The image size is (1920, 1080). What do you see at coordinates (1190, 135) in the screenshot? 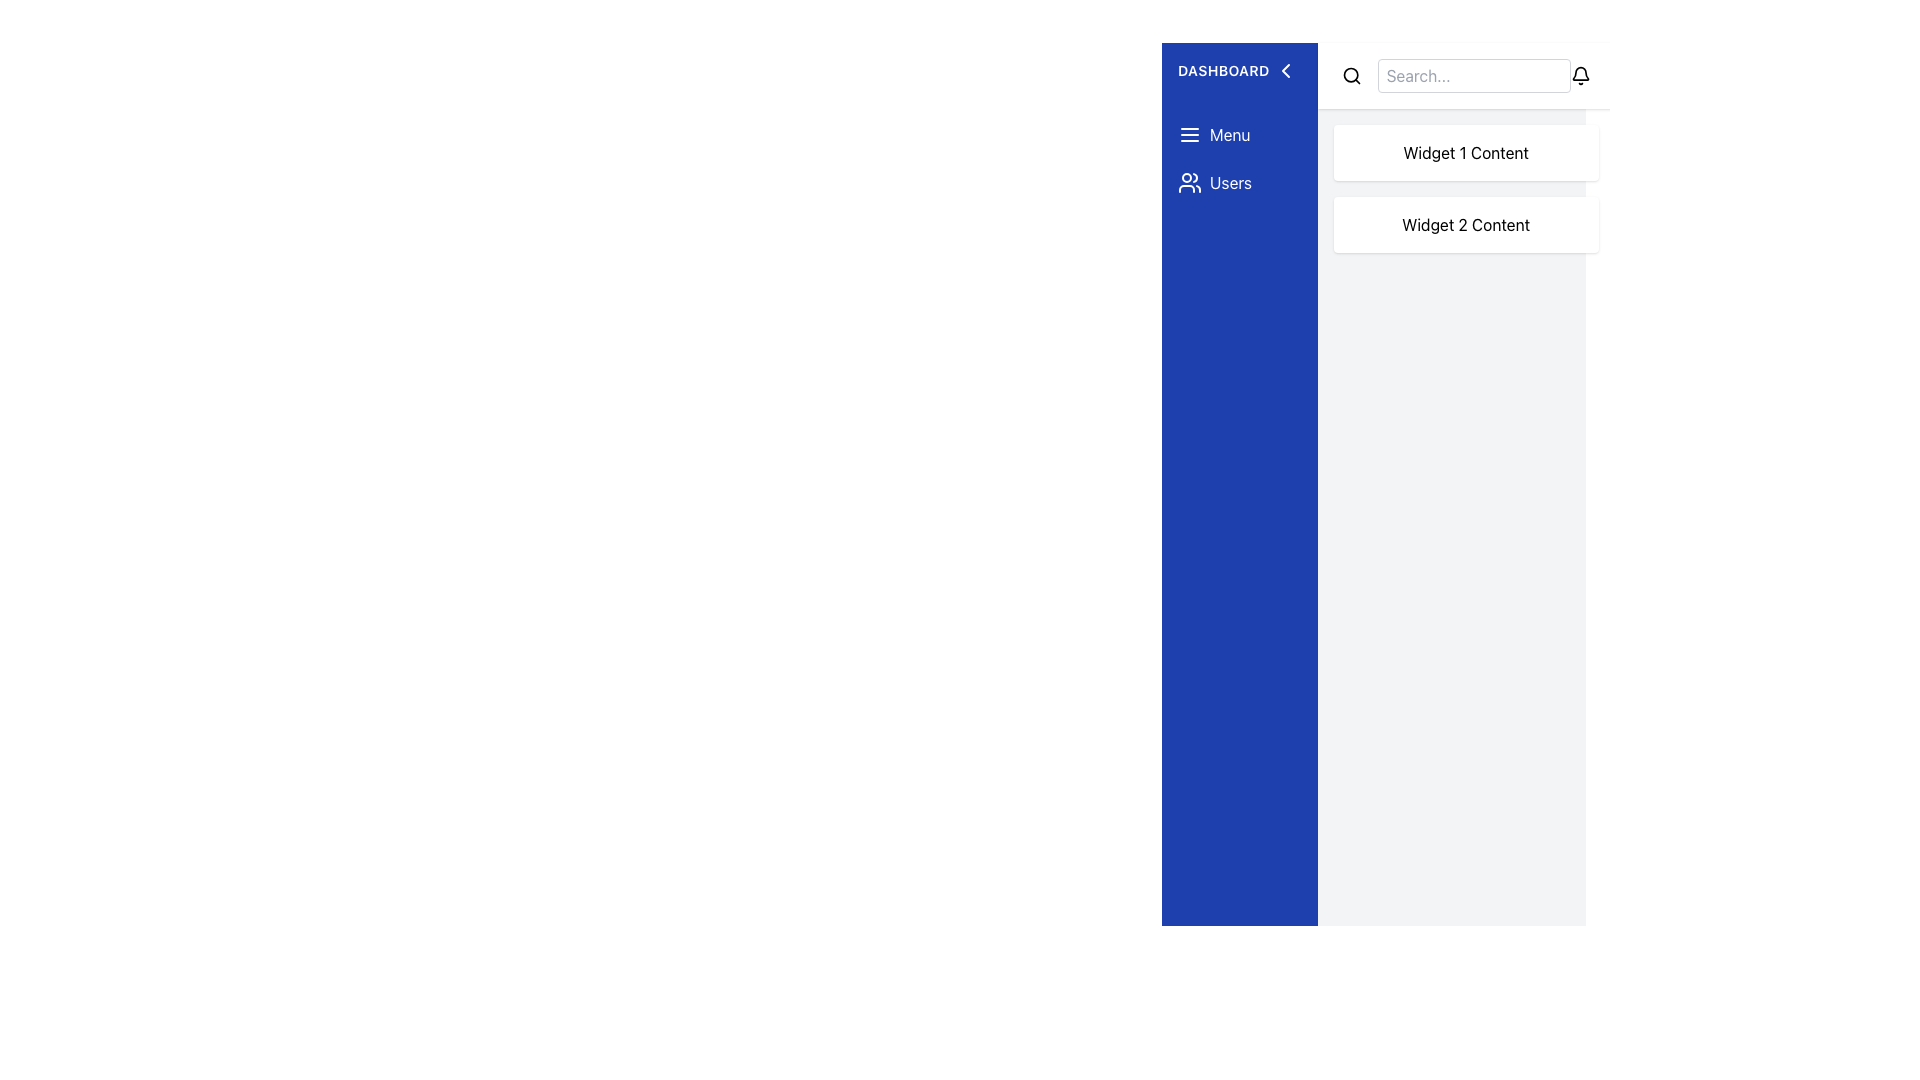
I see `the menu icon consisting of three horizontal lines located in the blue navigation panel` at bounding box center [1190, 135].